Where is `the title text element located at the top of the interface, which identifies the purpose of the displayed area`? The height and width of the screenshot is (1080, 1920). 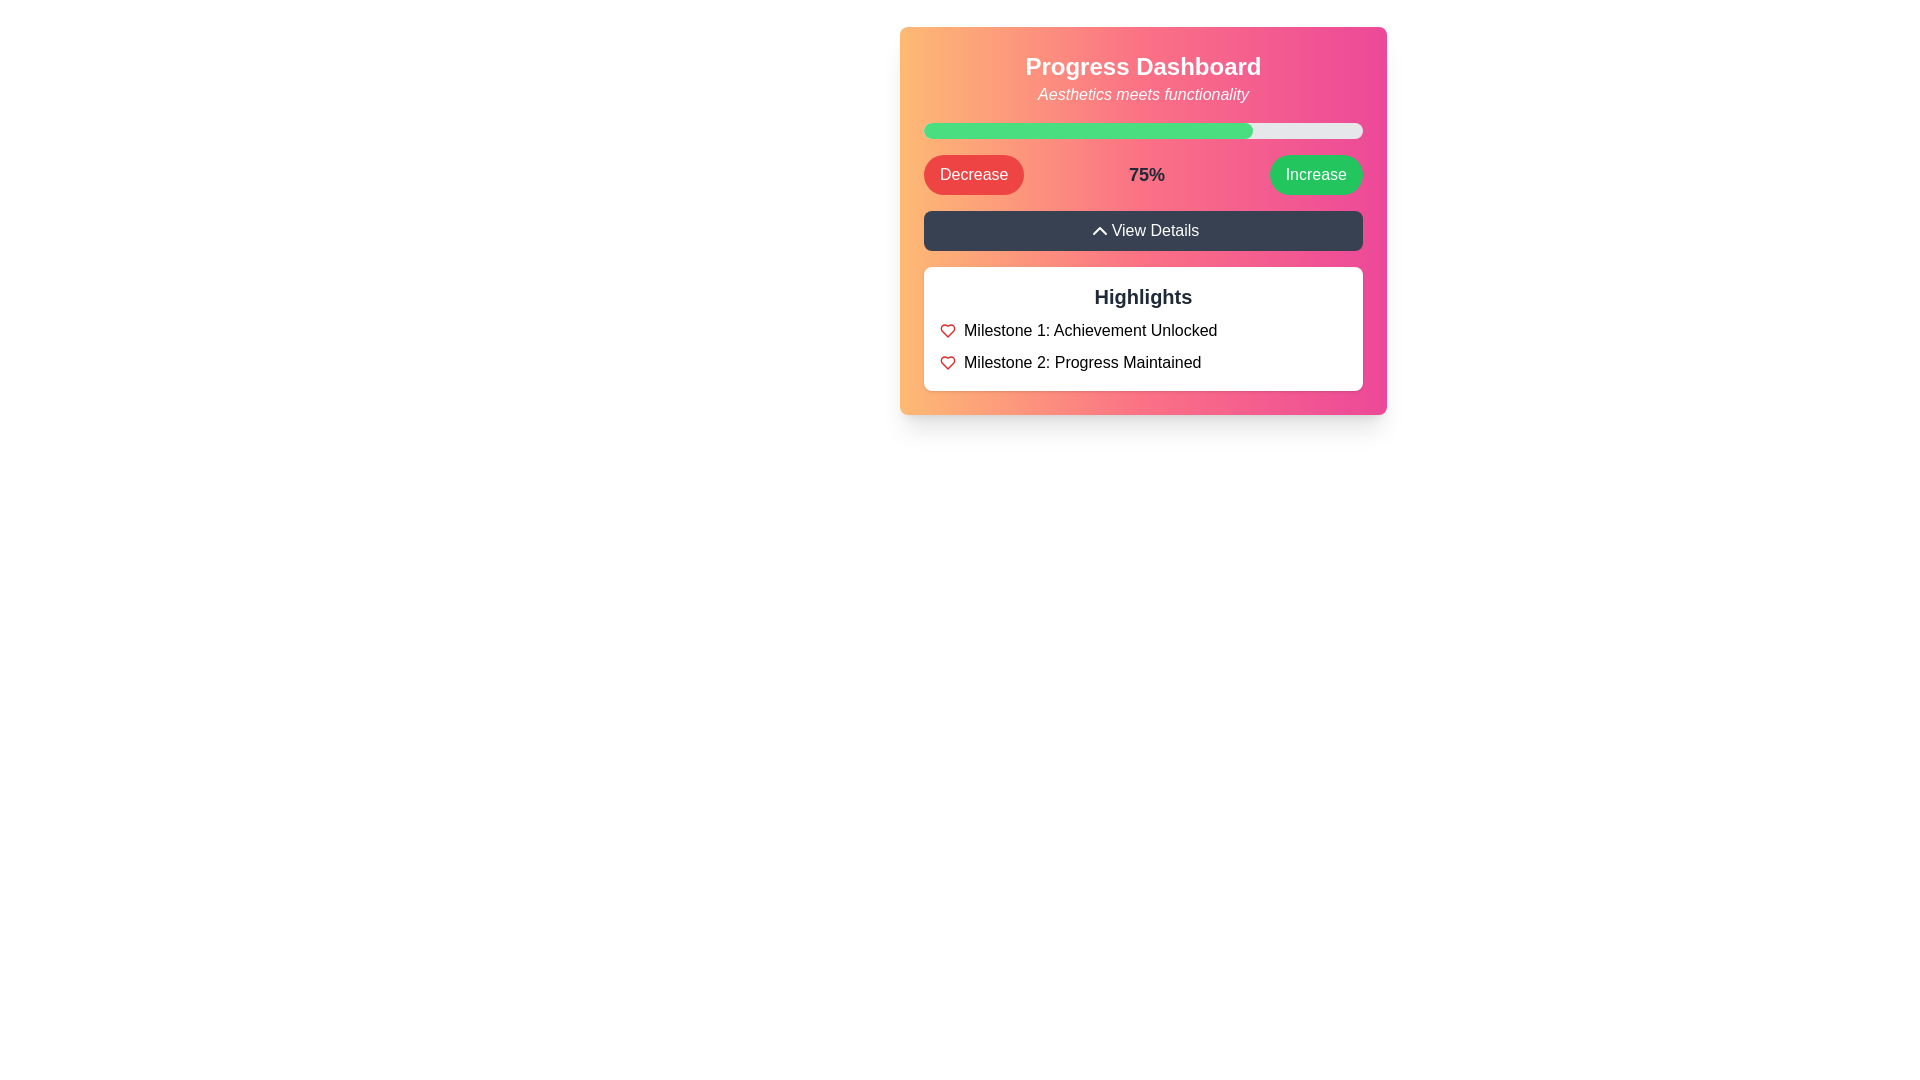 the title text element located at the top of the interface, which identifies the purpose of the displayed area is located at coordinates (1143, 65).